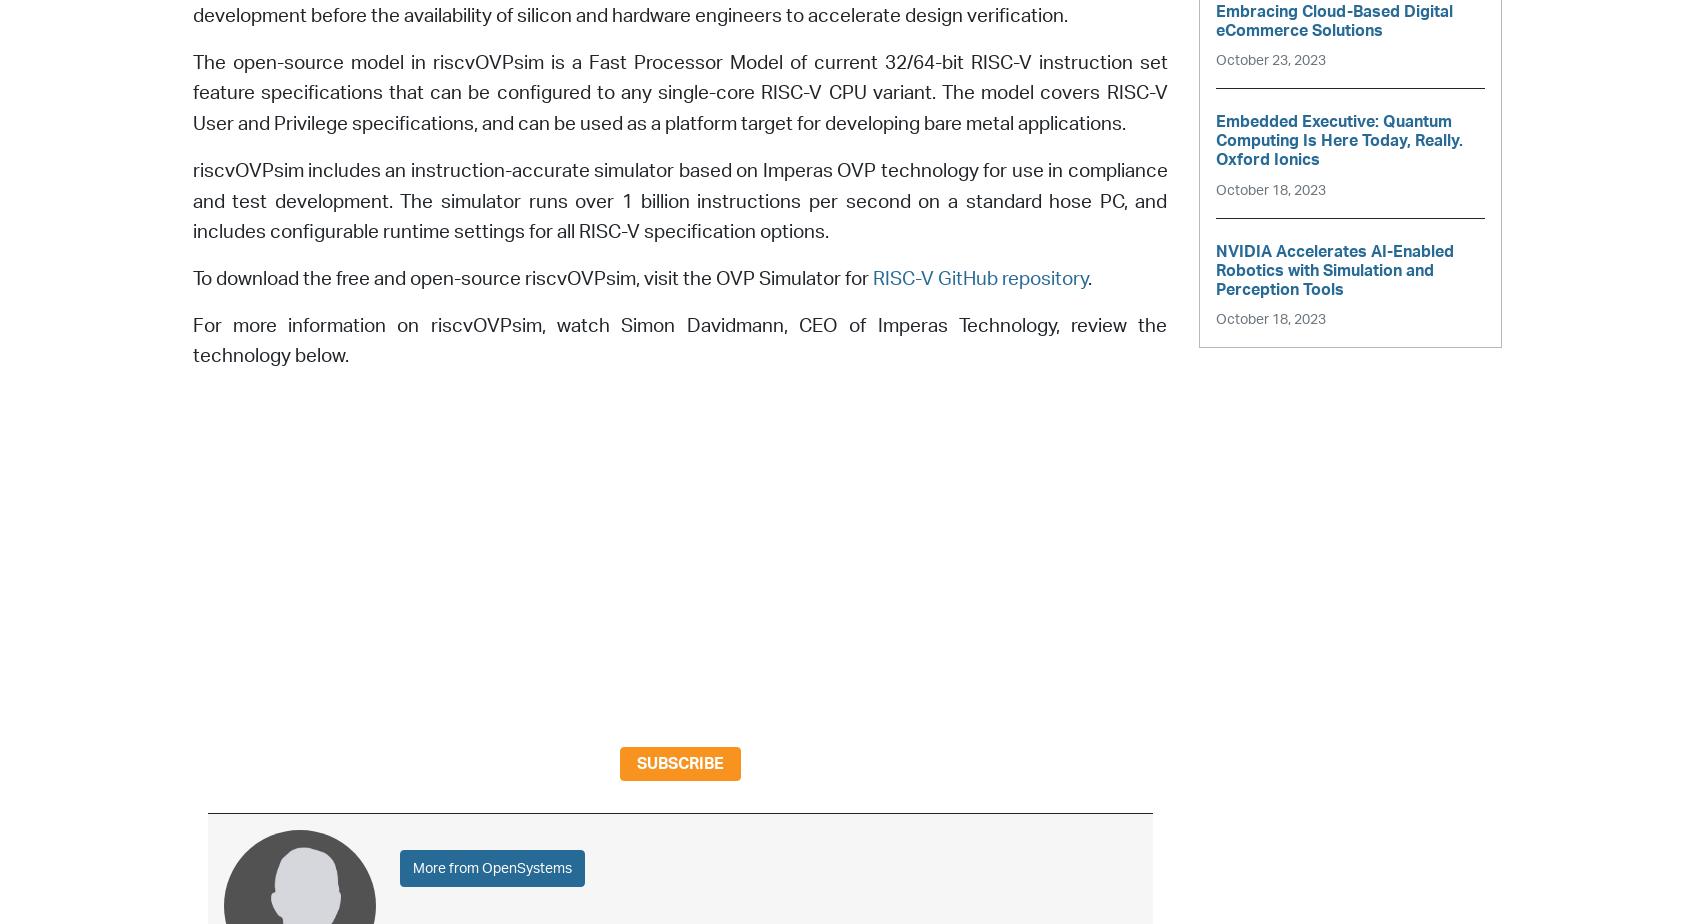  I want to click on 'Subscribe', so click(679, 763).